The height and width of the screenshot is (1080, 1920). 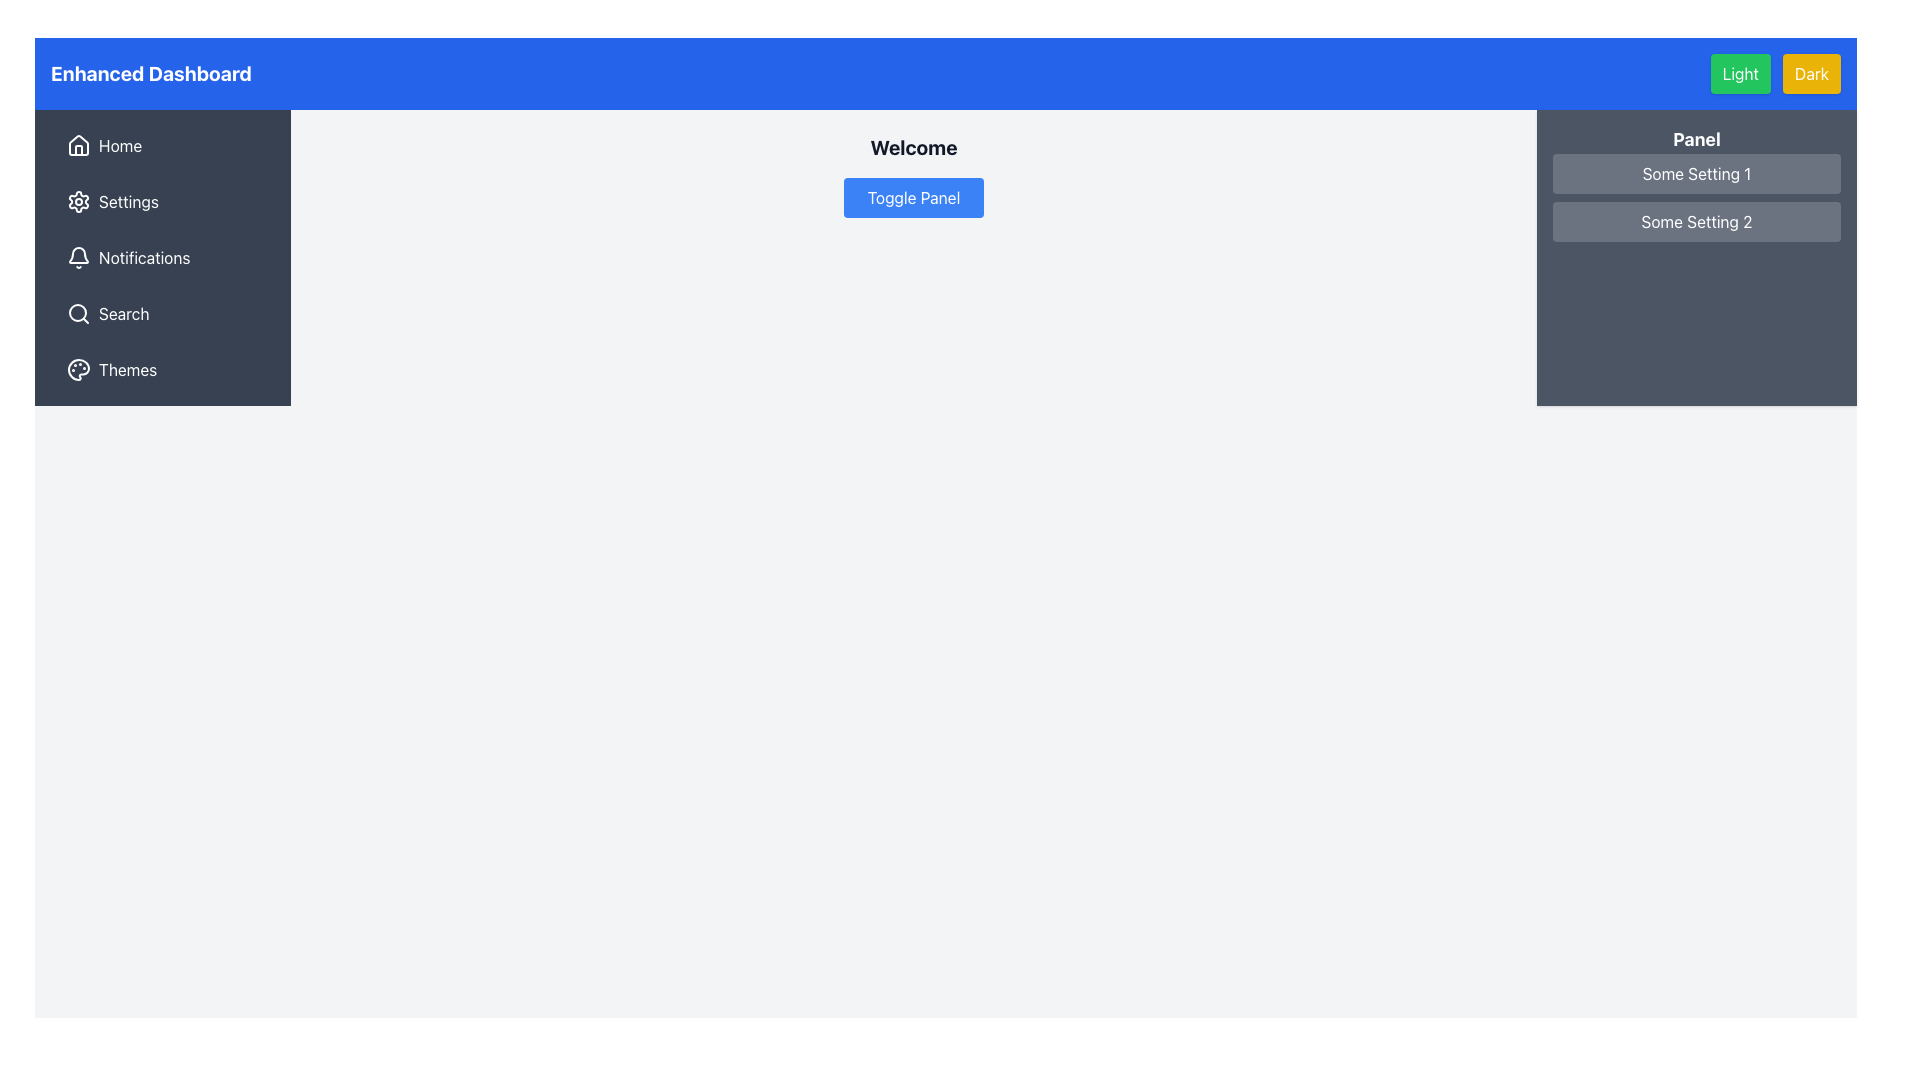 I want to click on the 'Notifications' menu item (the third item in the vertical menu on the left sidebar), so click(x=163, y=257).